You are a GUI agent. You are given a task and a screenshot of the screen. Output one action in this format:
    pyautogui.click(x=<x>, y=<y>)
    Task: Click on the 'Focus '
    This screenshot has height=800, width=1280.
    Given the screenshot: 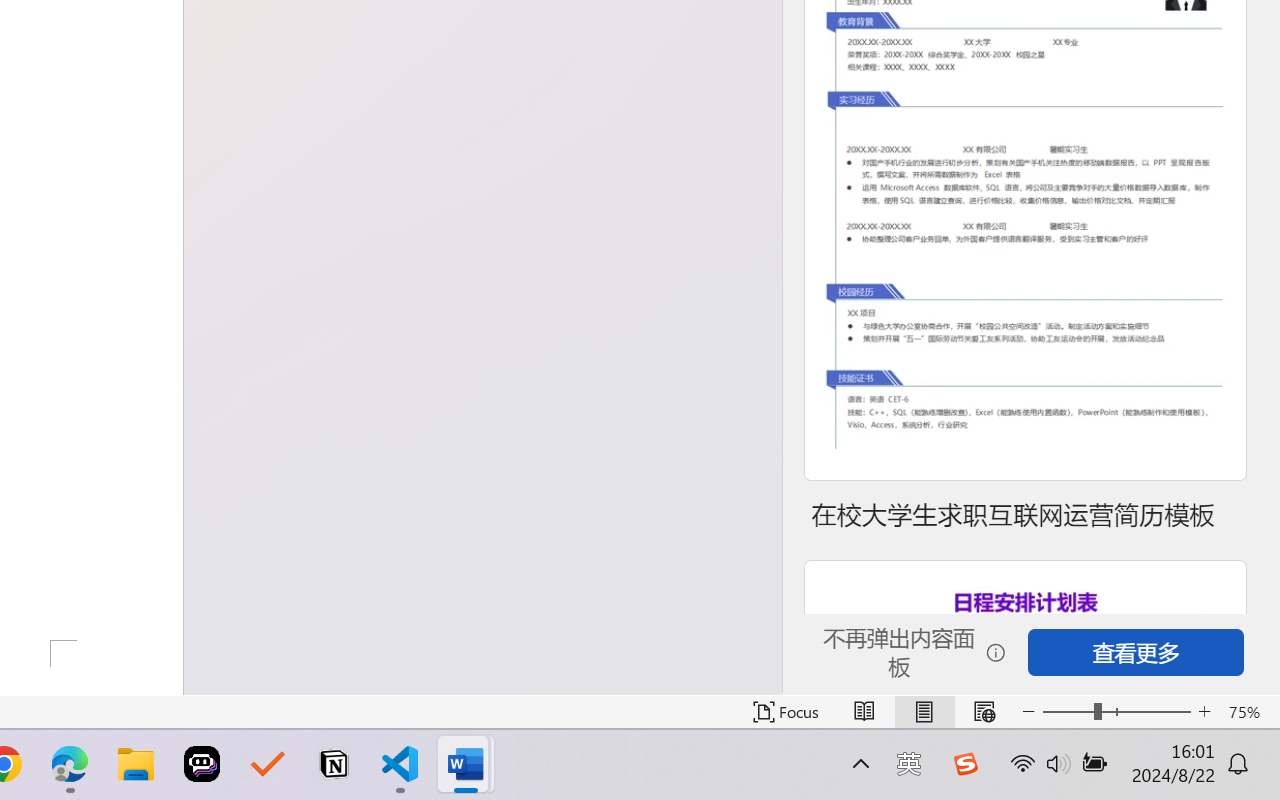 What is the action you would take?
    pyautogui.click(x=785, y=711)
    